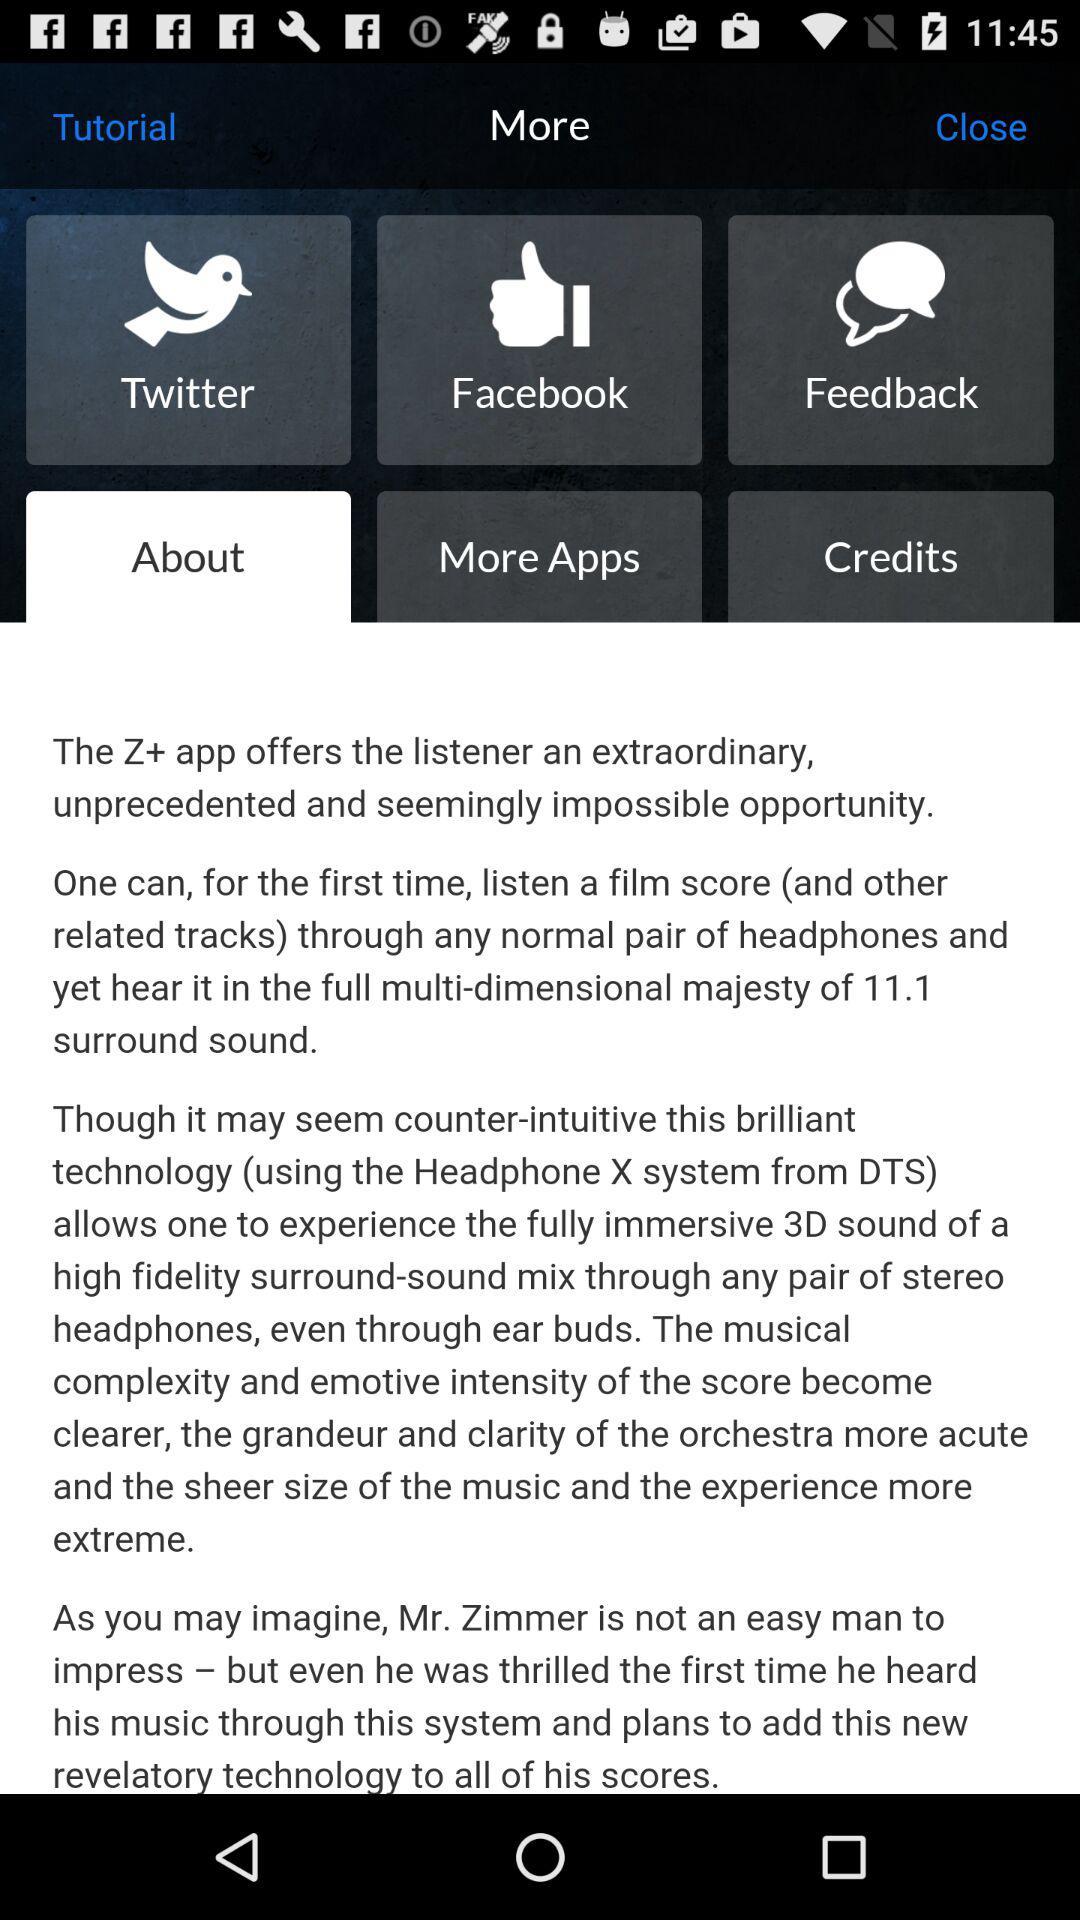 The image size is (1080, 1920). Describe the element at coordinates (538, 556) in the screenshot. I see `the more apps icon` at that location.